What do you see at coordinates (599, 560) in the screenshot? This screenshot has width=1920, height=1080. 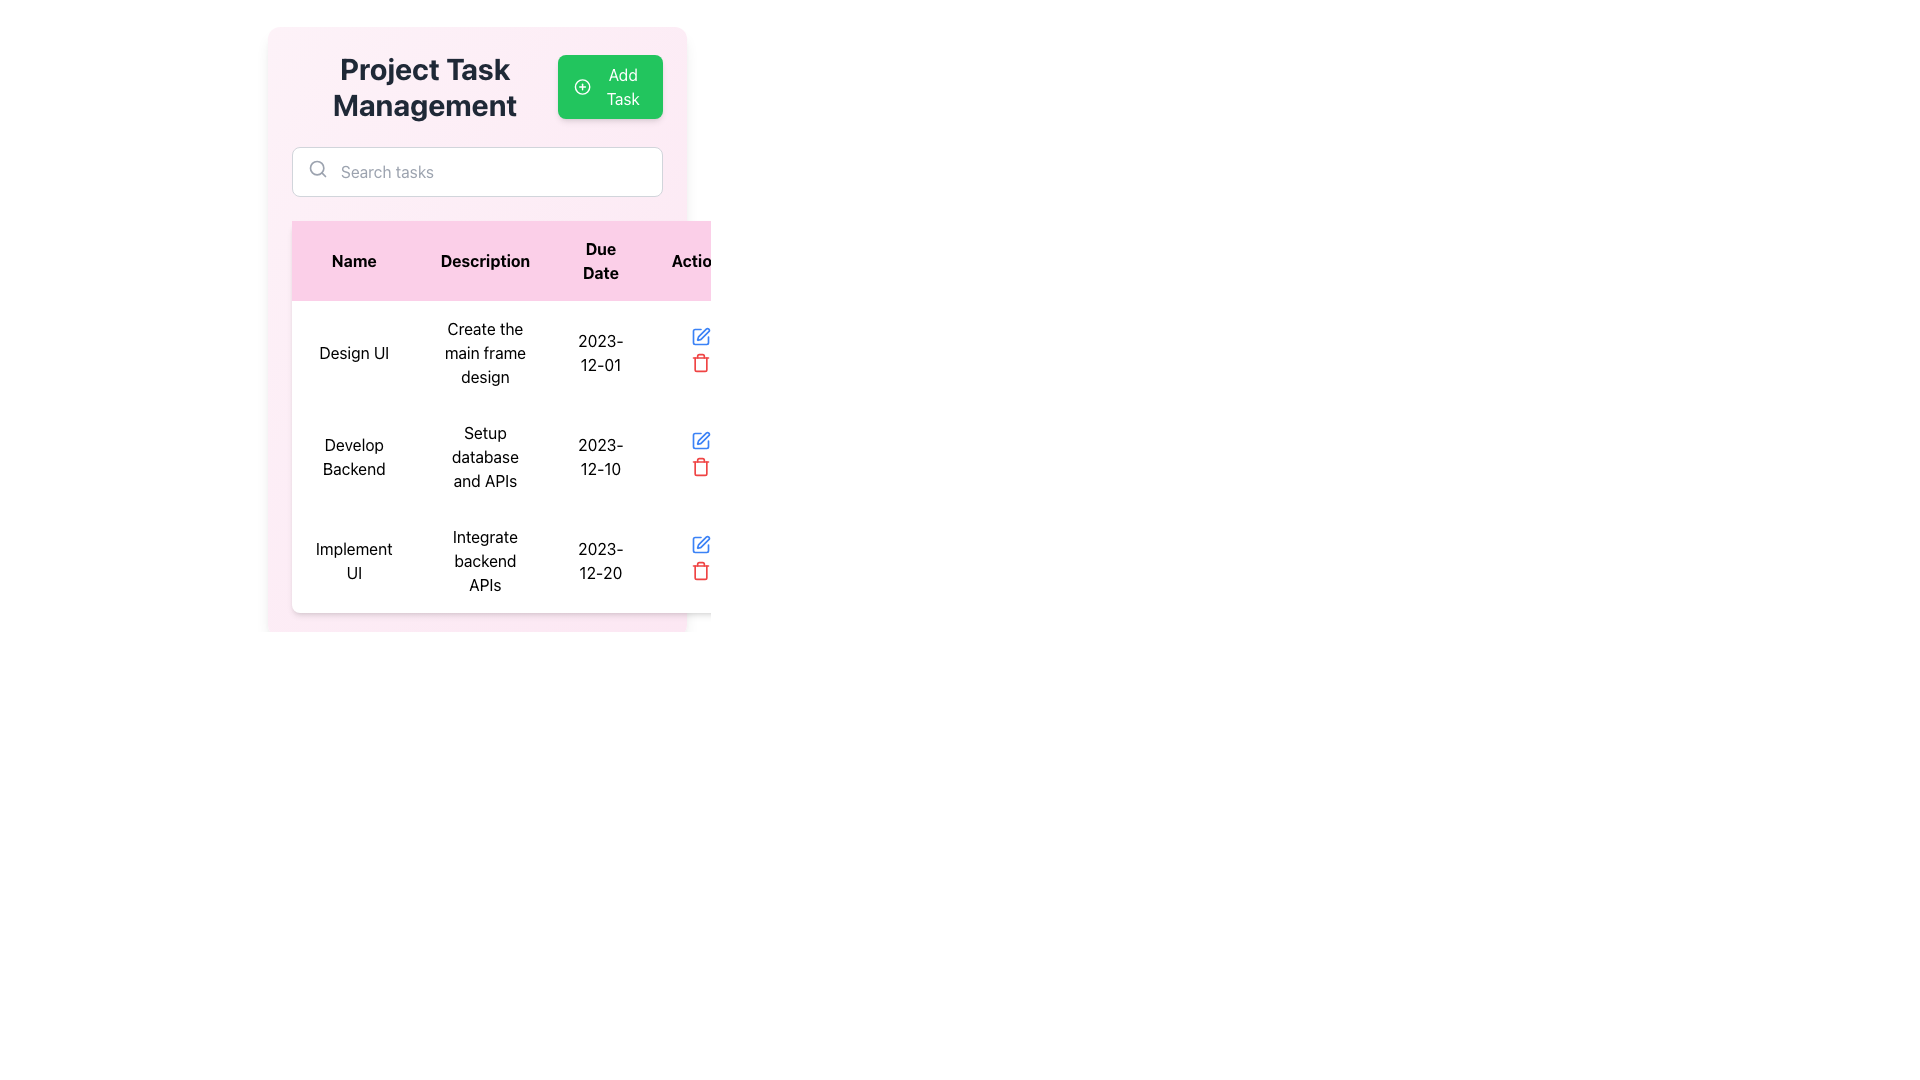 I see `the non-interactive due date text element in the third row of the table under the 'Due Date' column` at bounding box center [599, 560].